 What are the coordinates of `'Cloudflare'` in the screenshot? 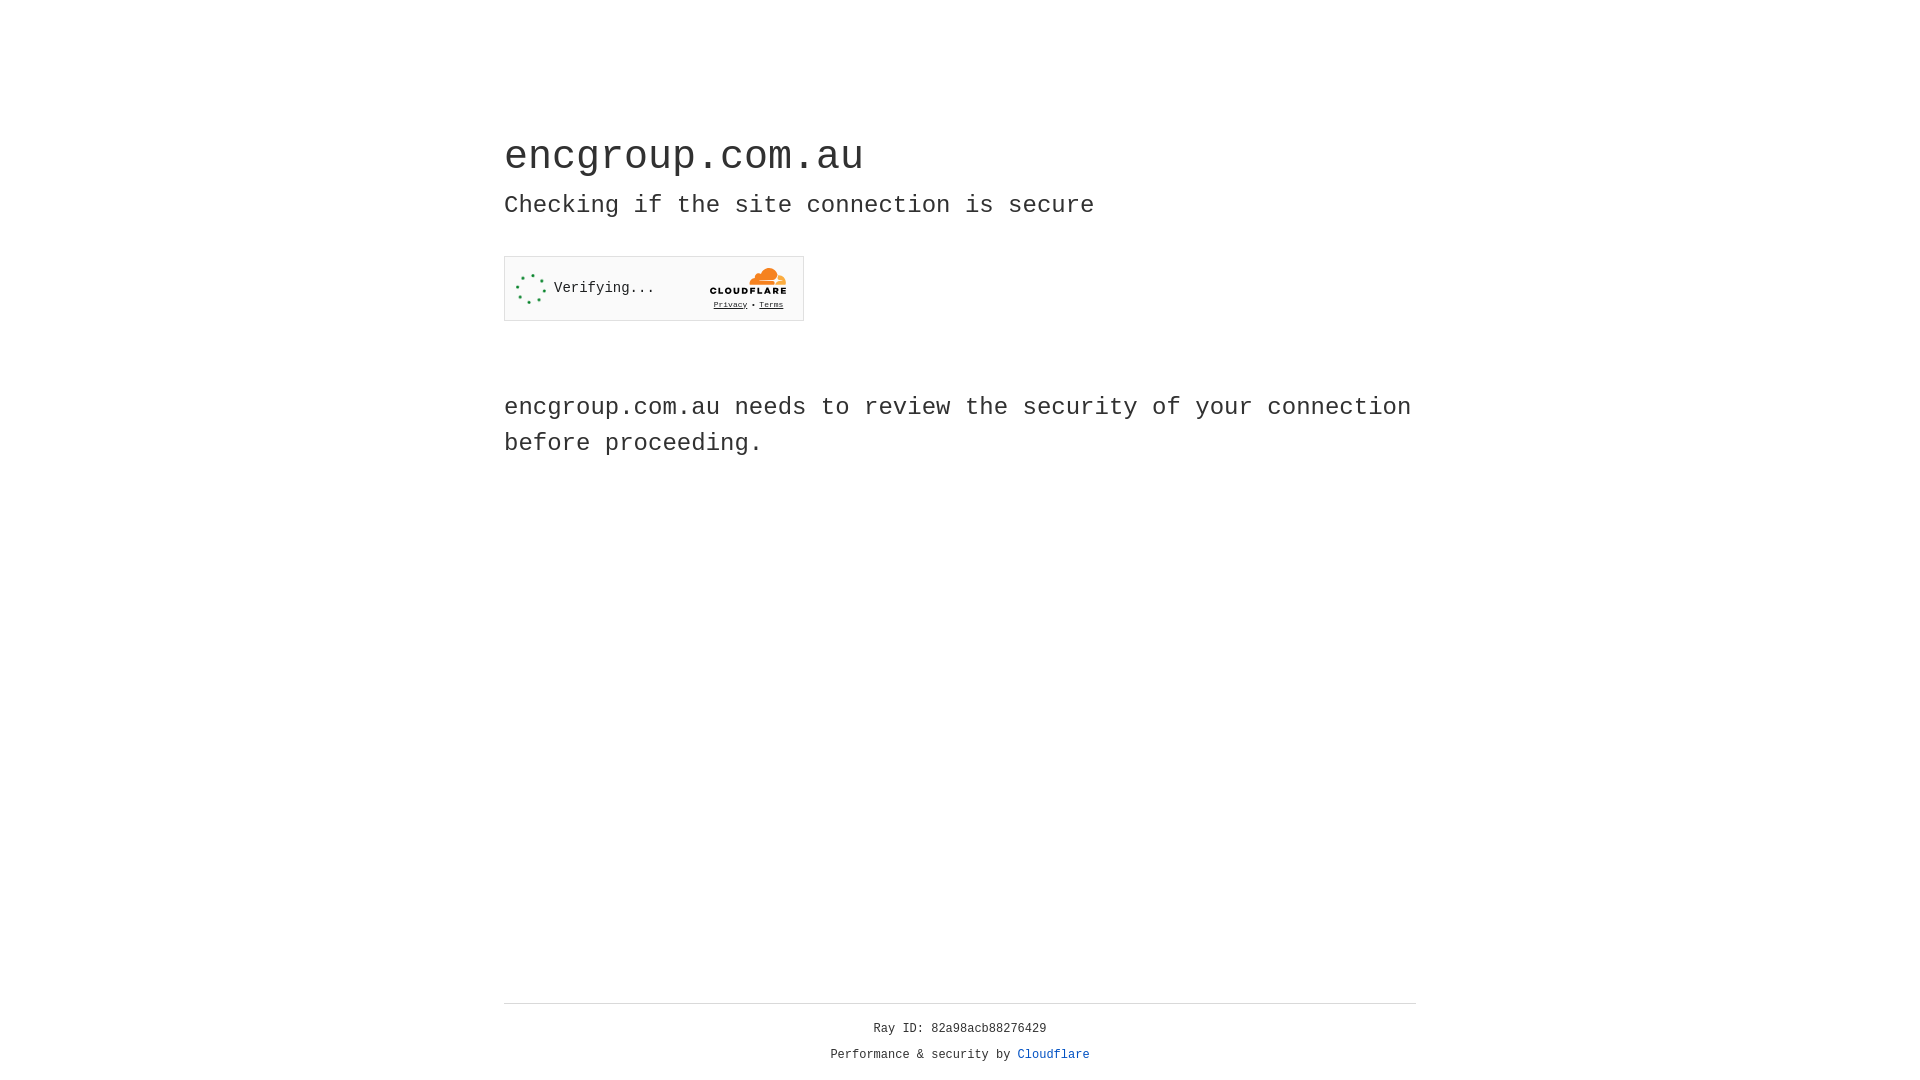 It's located at (1053, 1054).